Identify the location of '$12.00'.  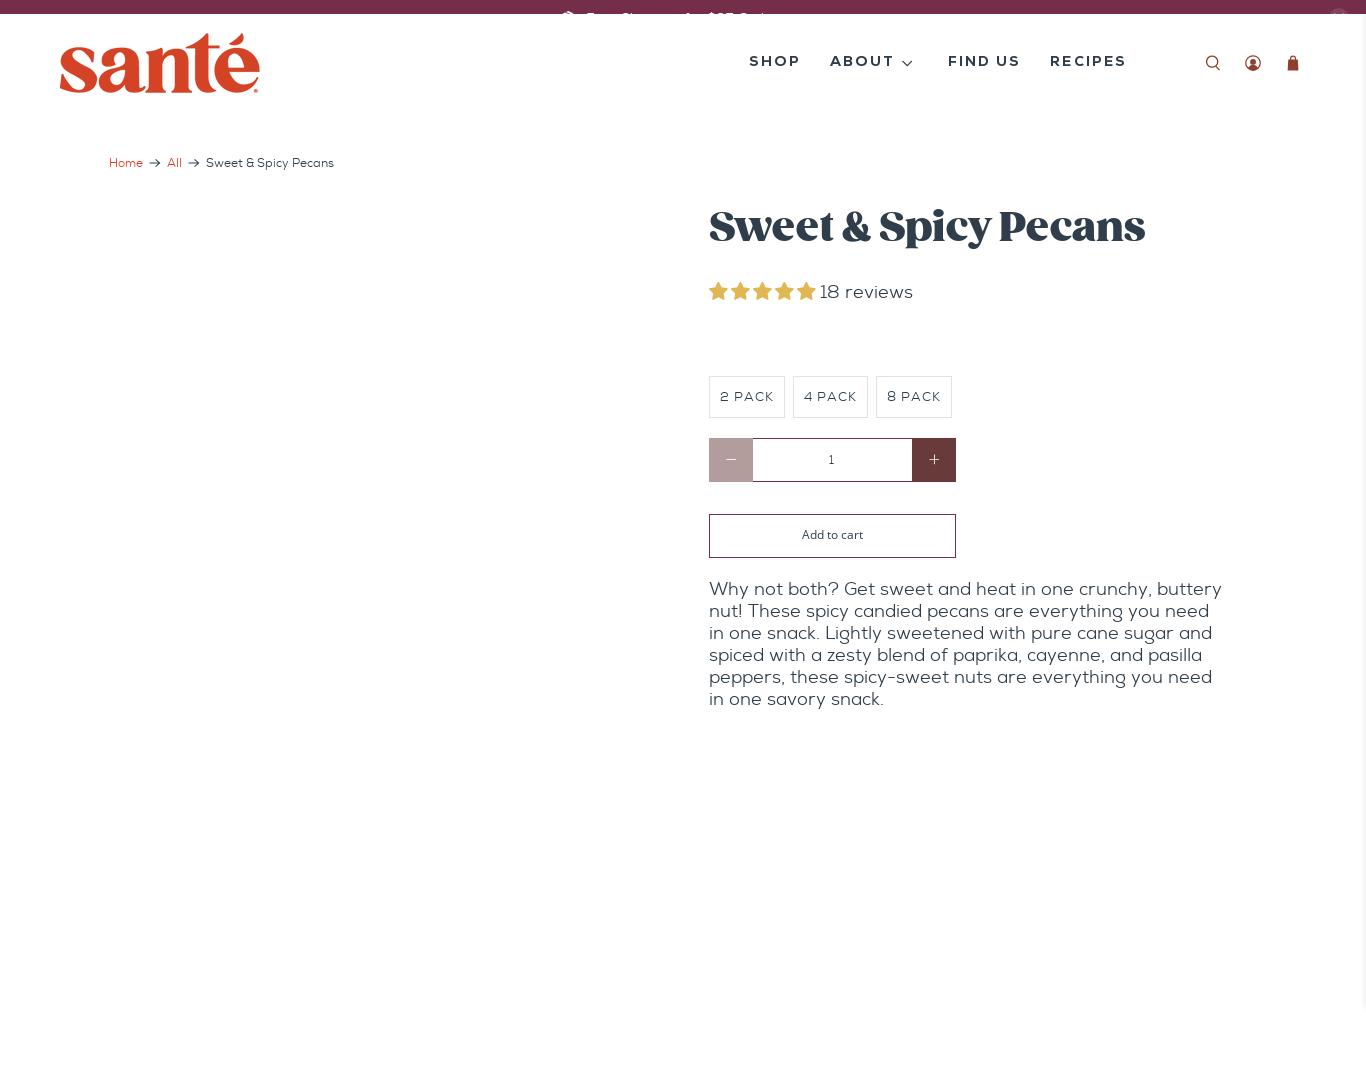
(742, 337).